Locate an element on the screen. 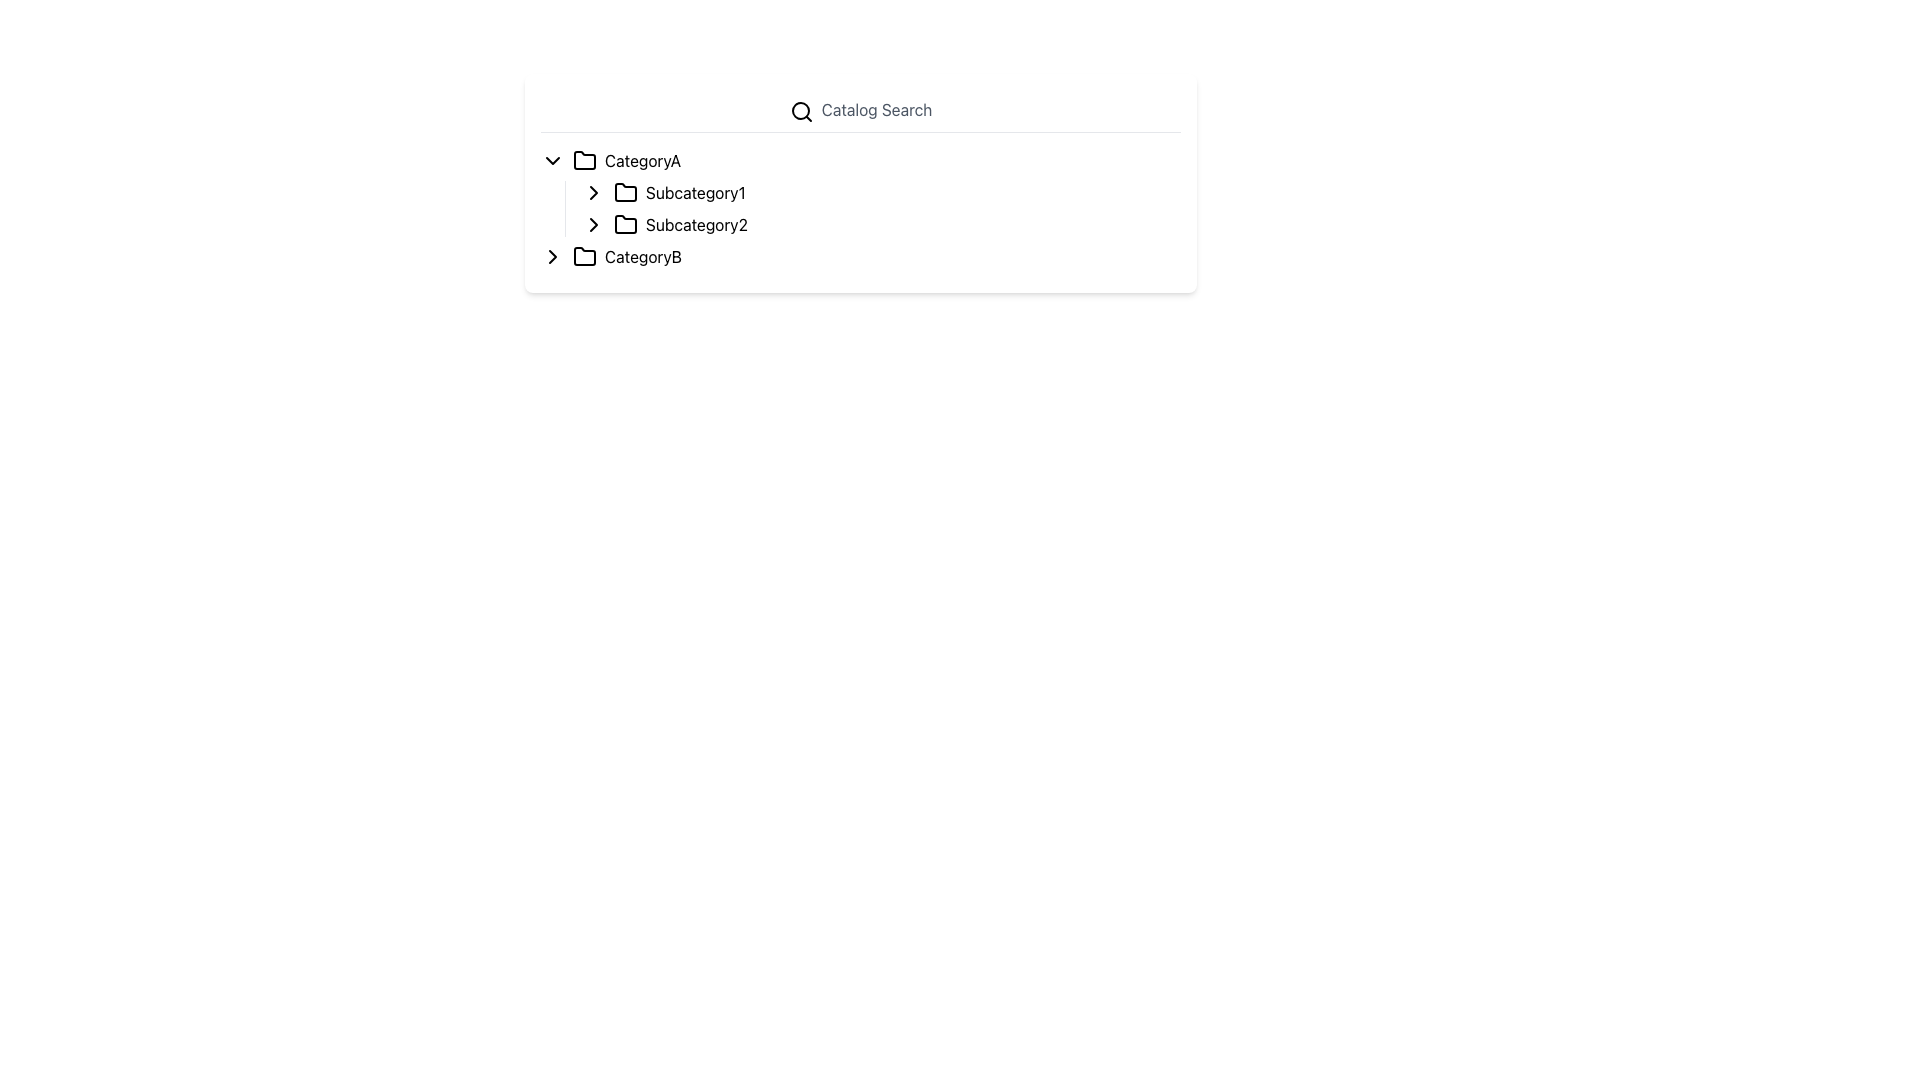  the circular component of the search icon, which represents the lens of a magnifying glass, located next to the text 'Catalog Search' is located at coordinates (800, 110).